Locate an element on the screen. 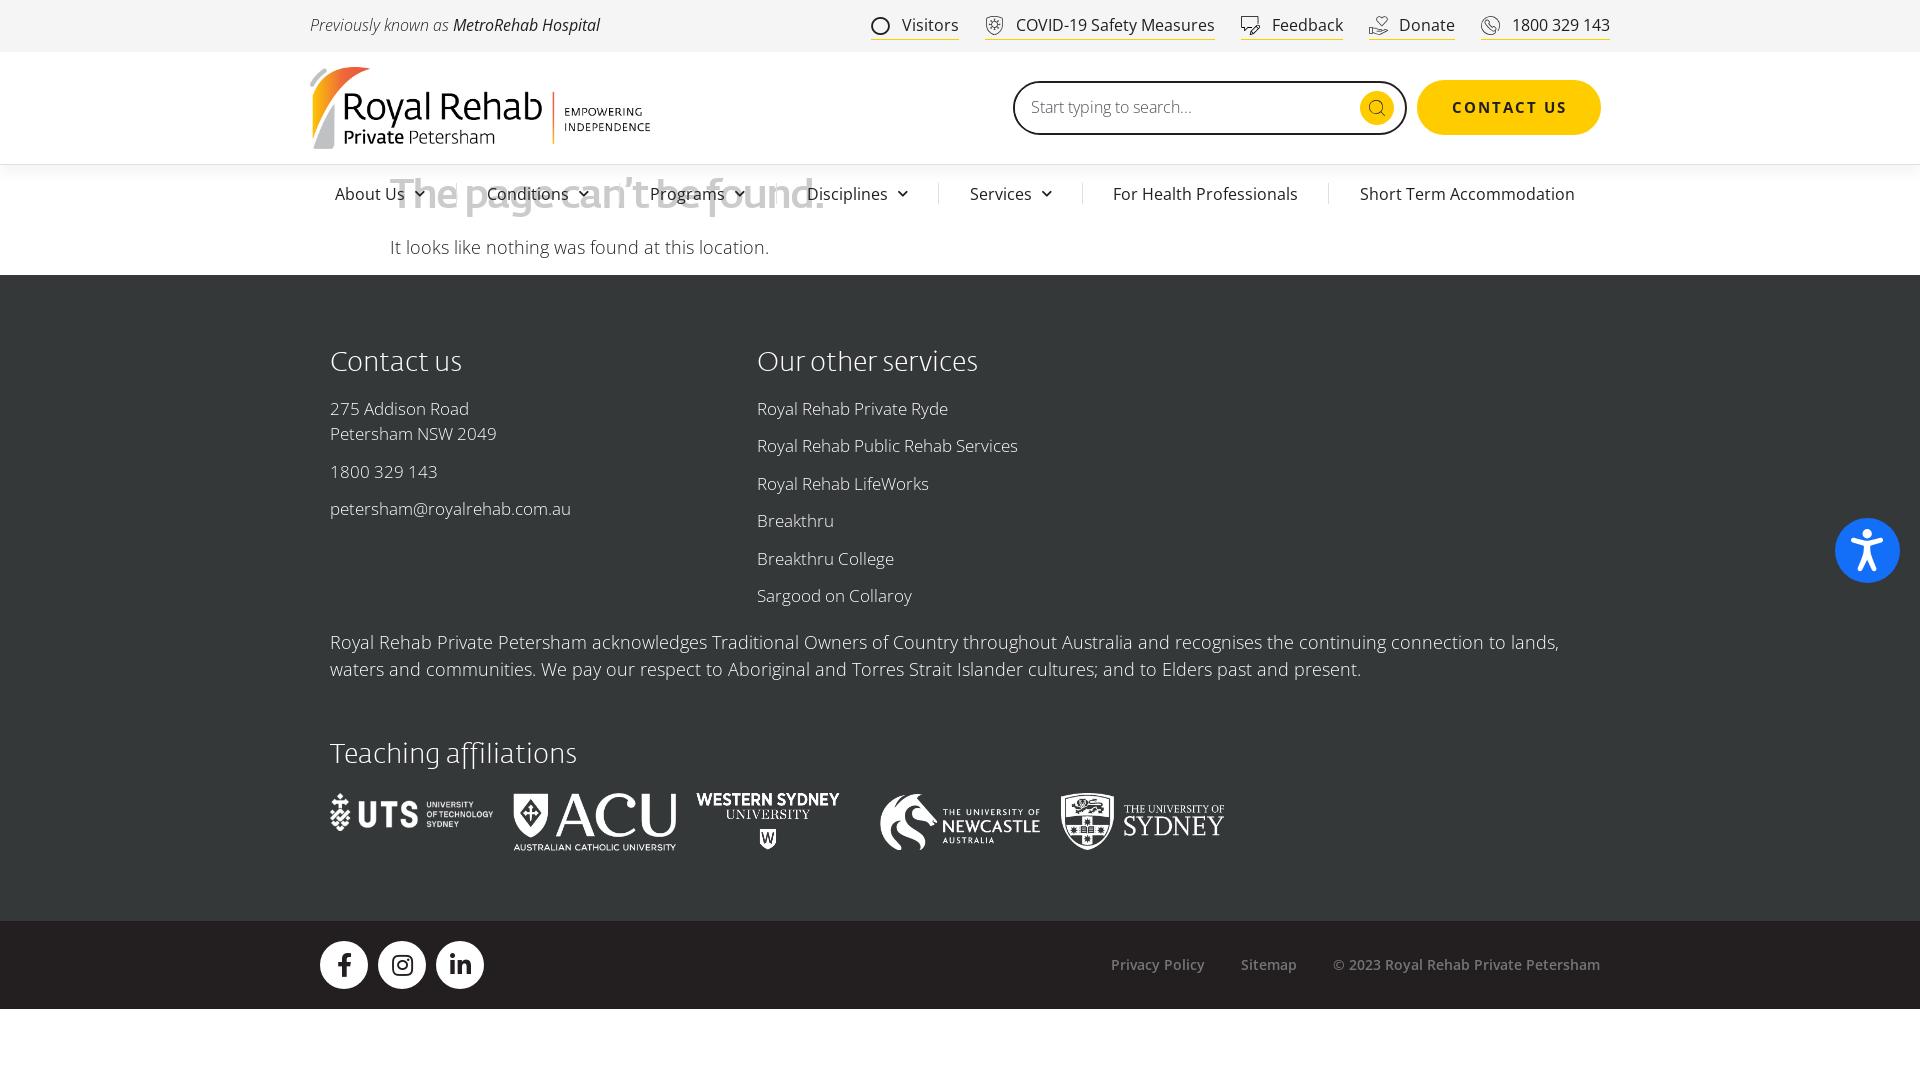 The image size is (1920, 1080). 'Short Term Accommodation' is located at coordinates (1467, 193).